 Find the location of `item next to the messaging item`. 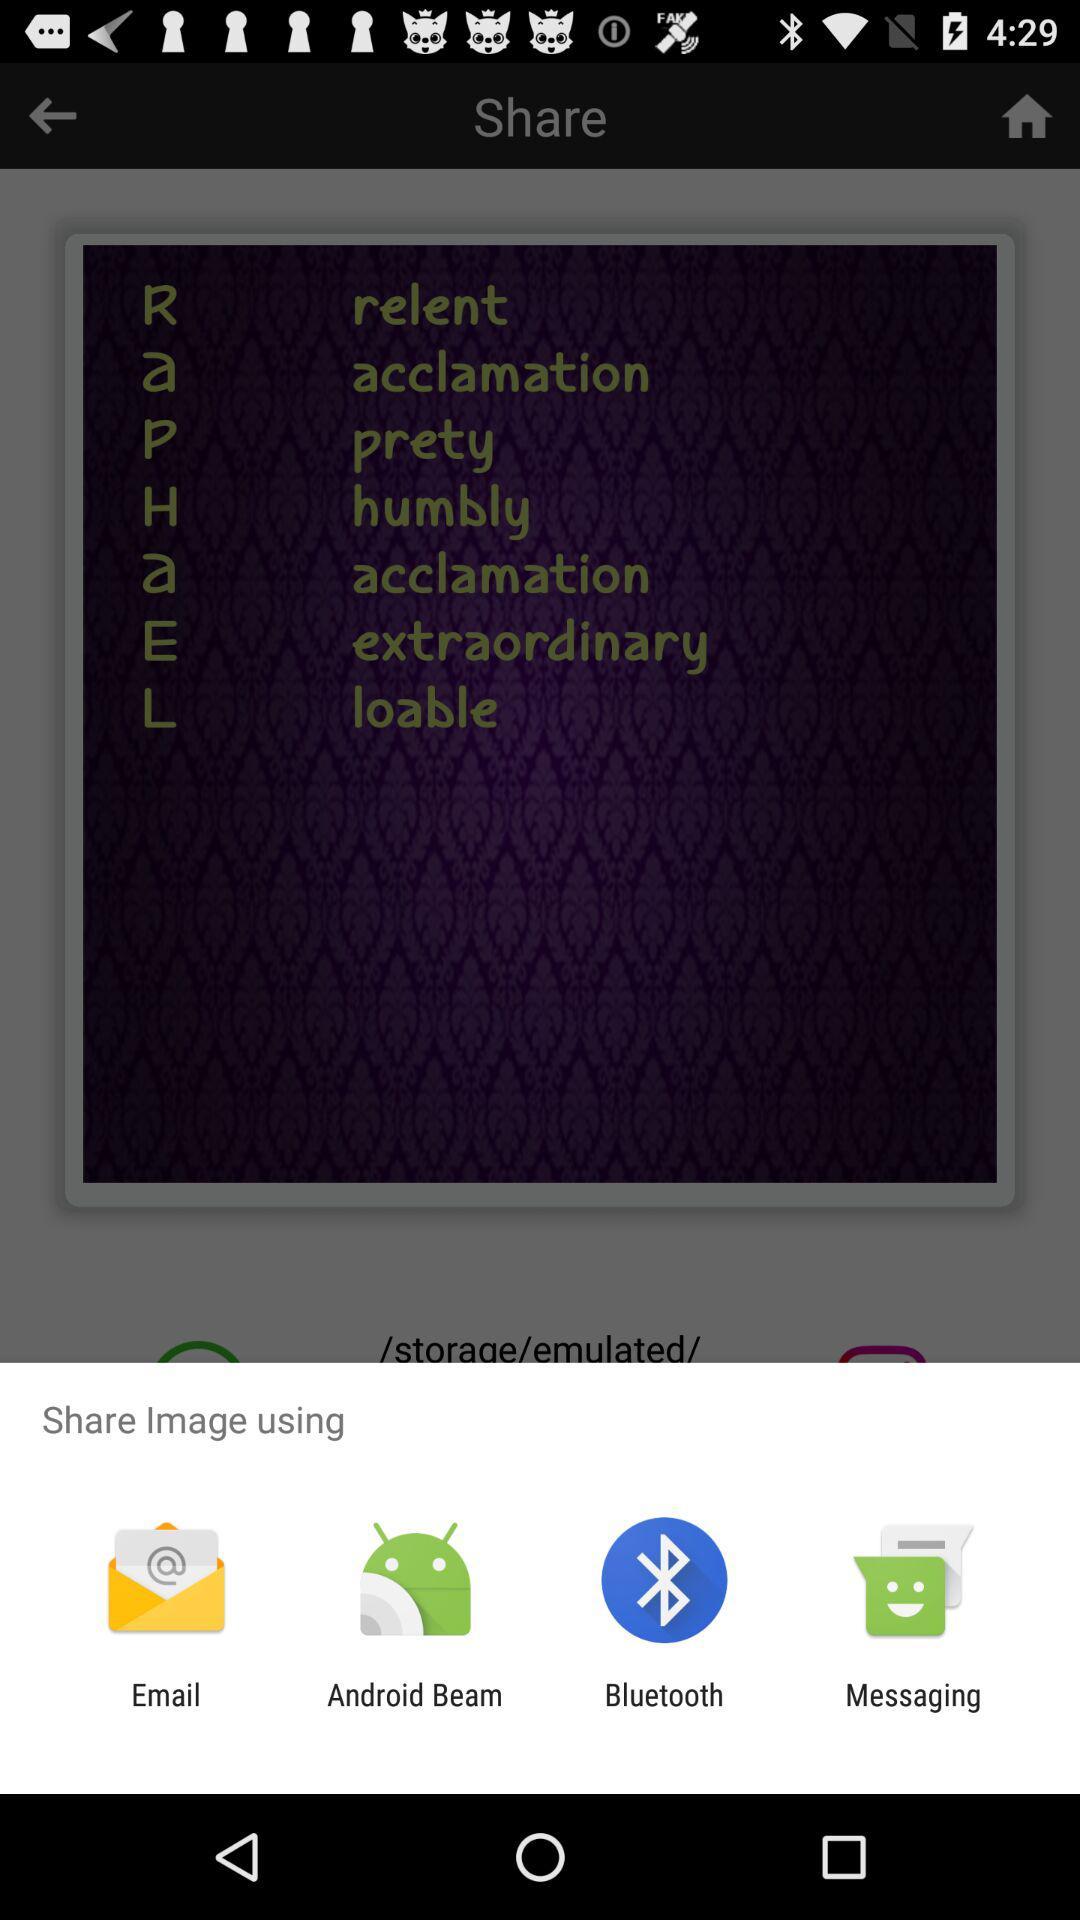

item next to the messaging item is located at coordinates (664, 1711).